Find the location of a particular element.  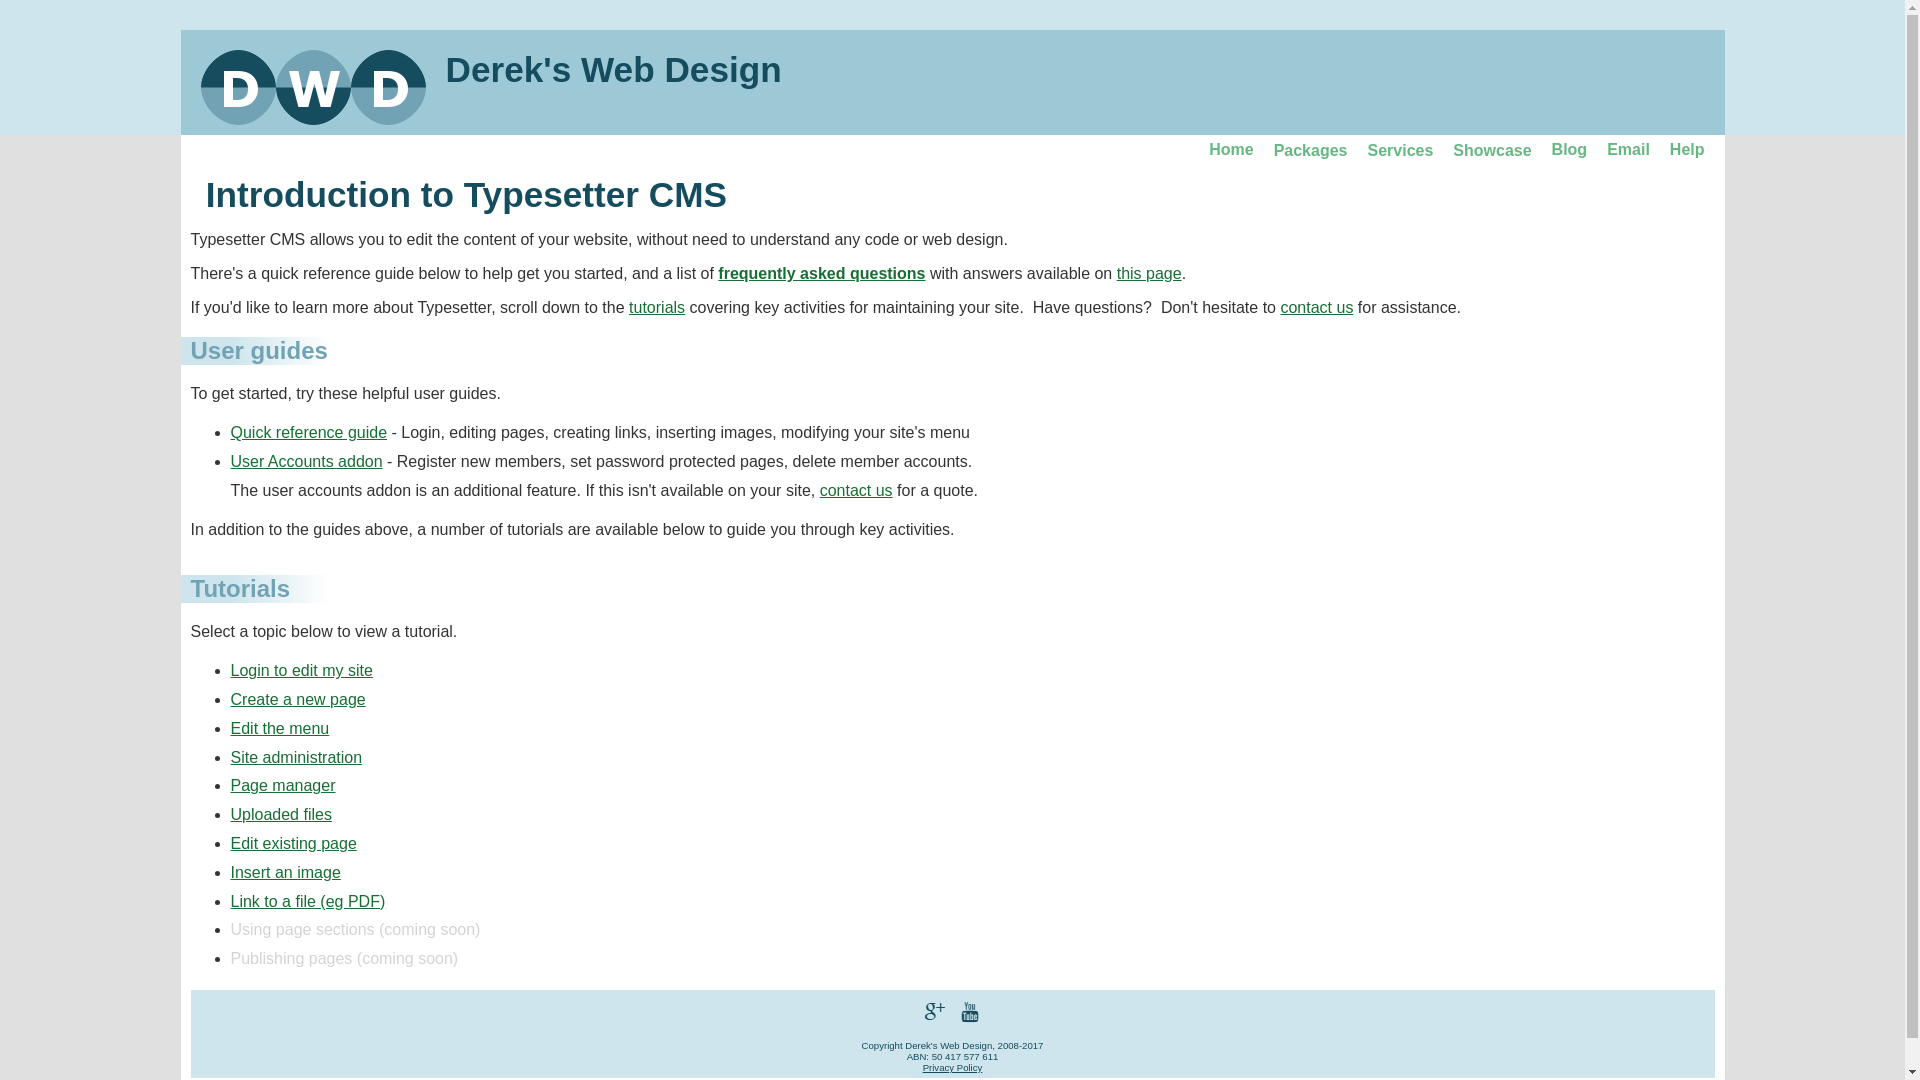

'Login to edit my site' is located at coordinates (300, 670).